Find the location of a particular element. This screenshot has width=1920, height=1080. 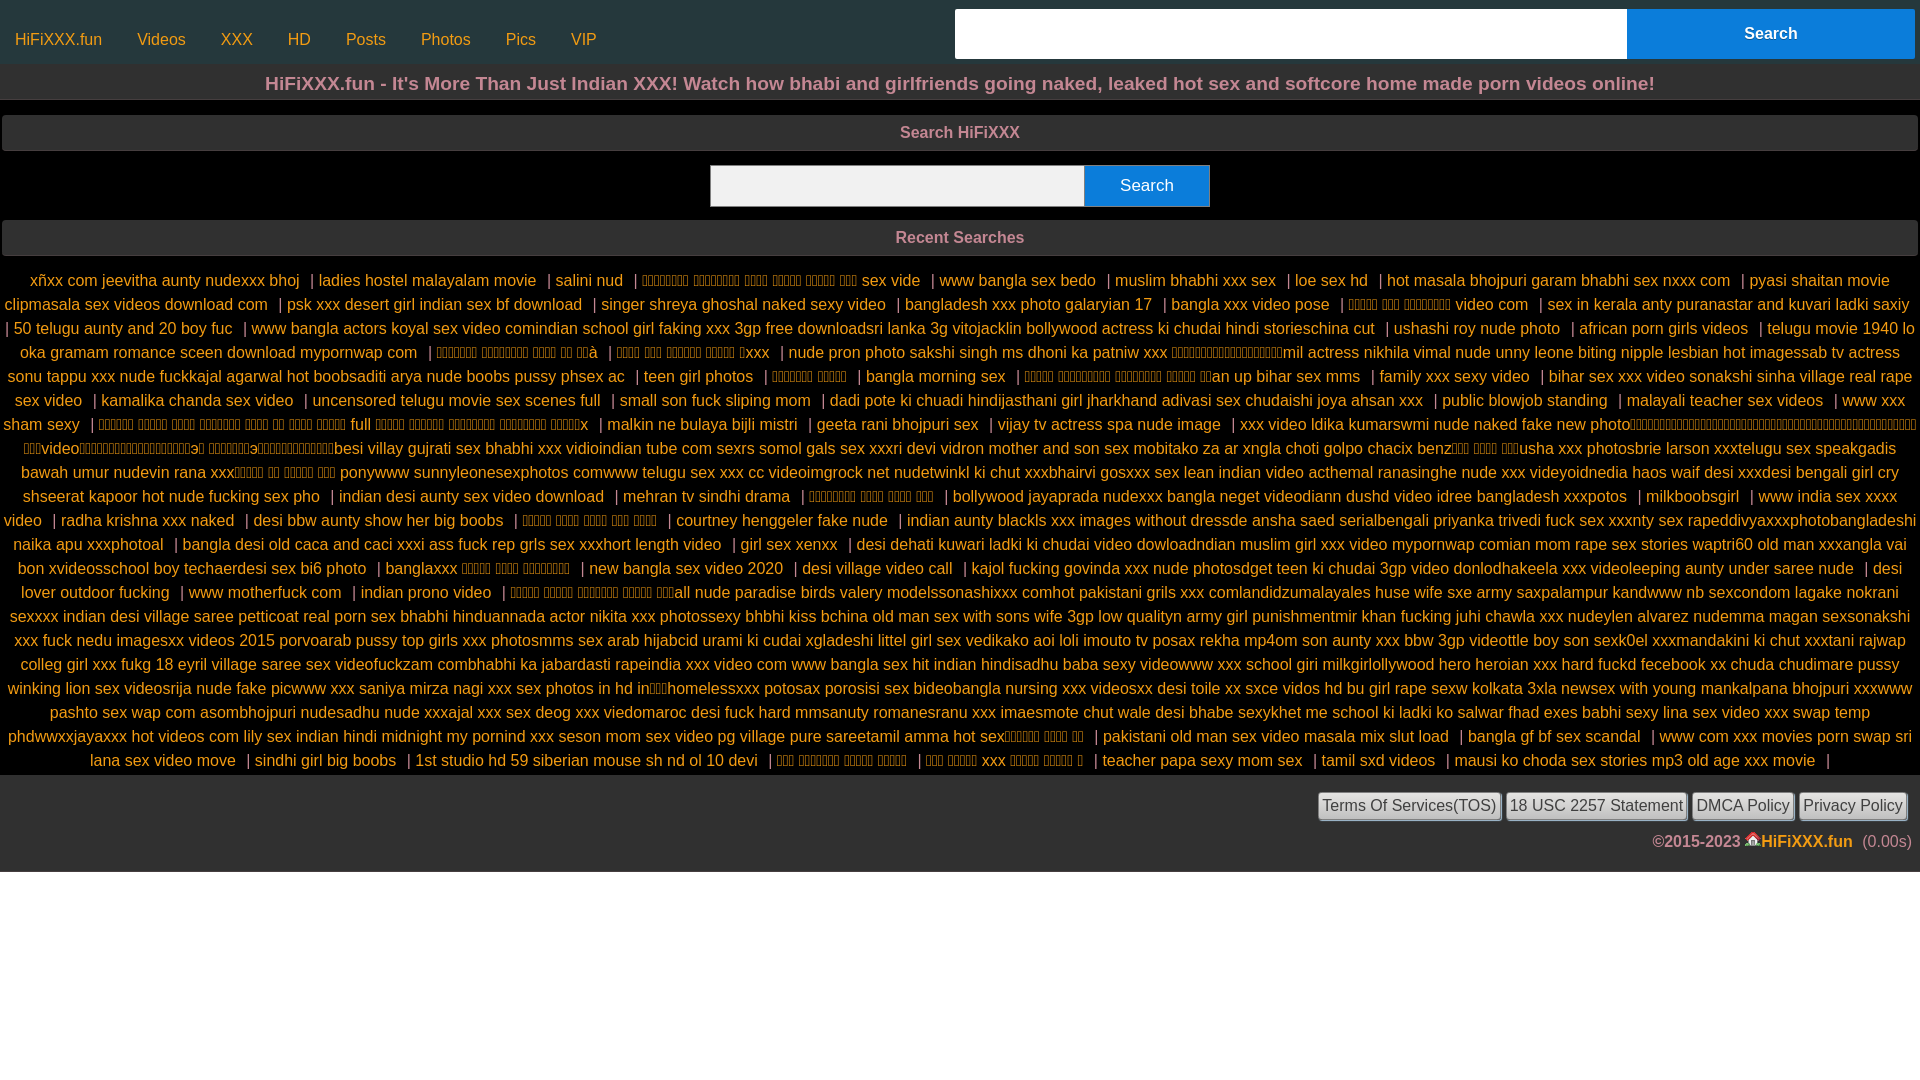

'new bangla sex video 2020' is located at coordinates (686, 568).